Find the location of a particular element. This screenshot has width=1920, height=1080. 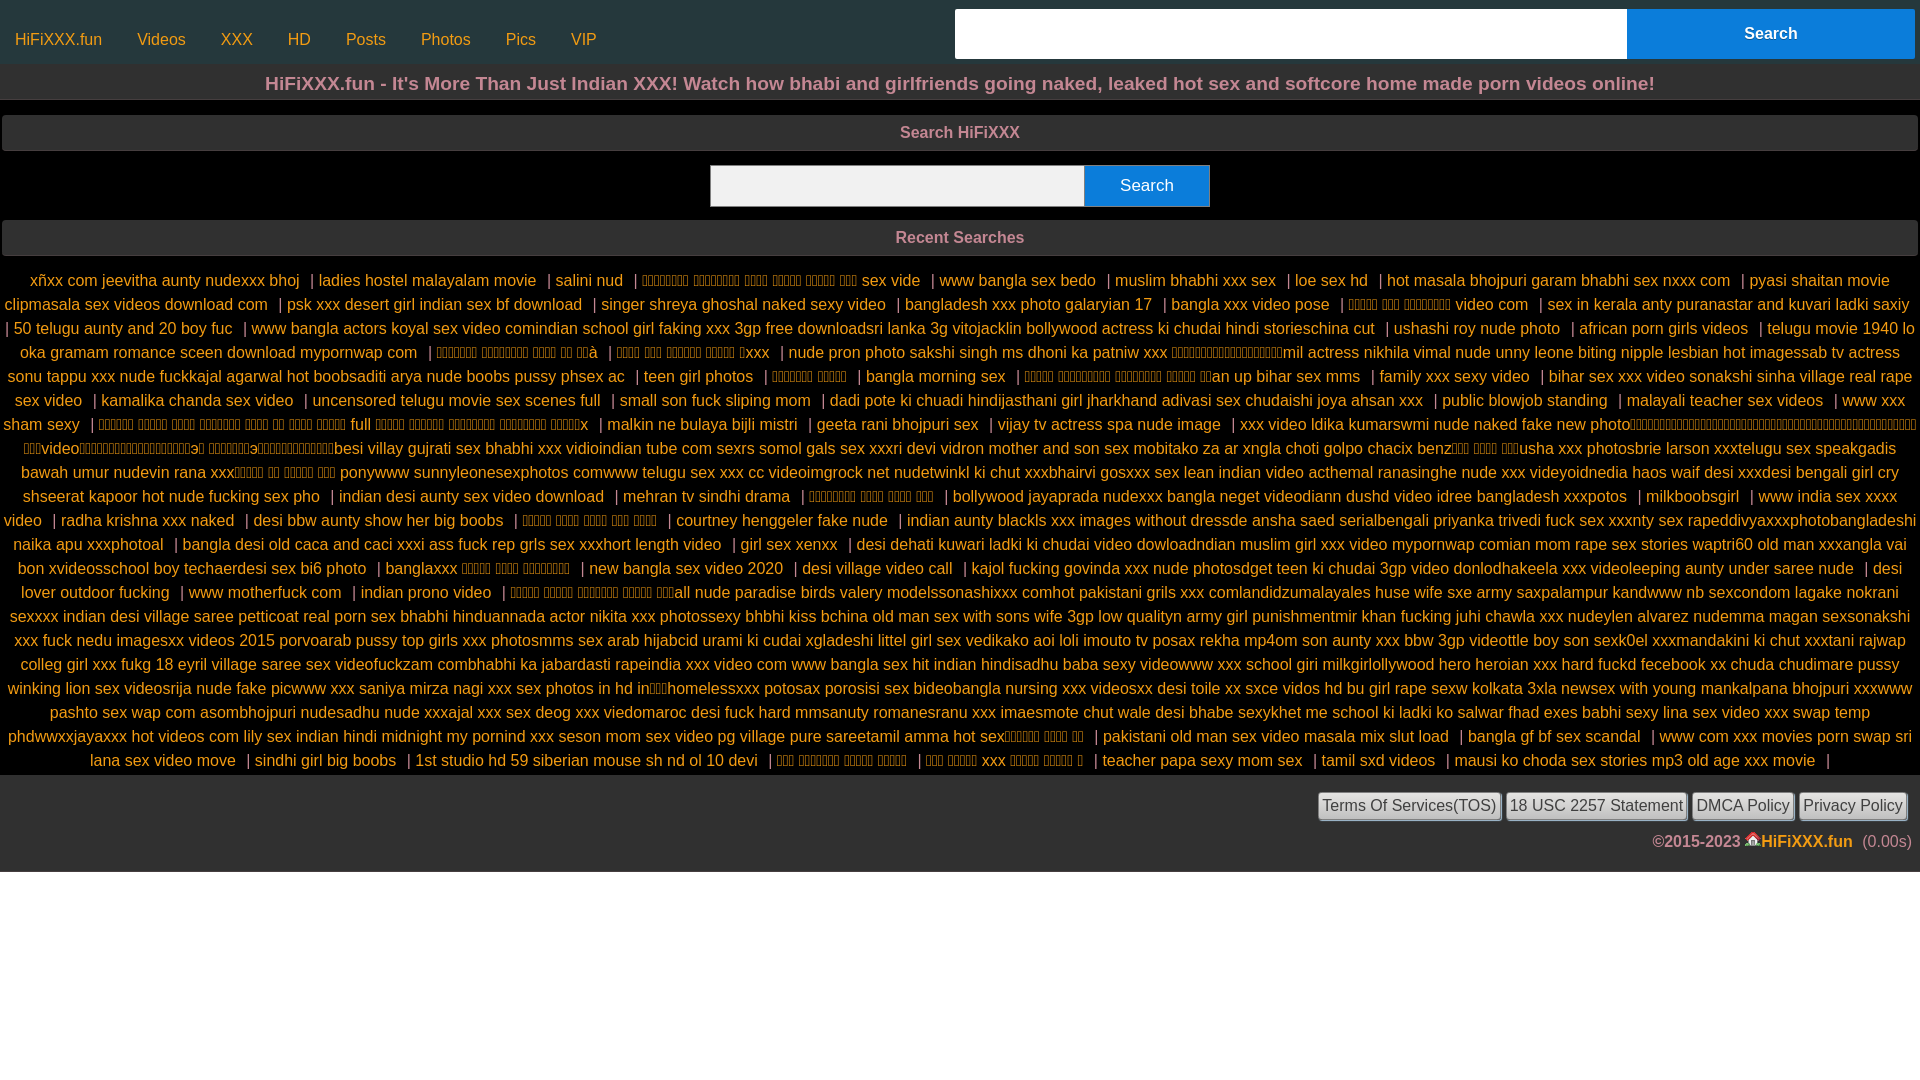

'new bangla sex video 2020' is located at coordinates (686, 568).